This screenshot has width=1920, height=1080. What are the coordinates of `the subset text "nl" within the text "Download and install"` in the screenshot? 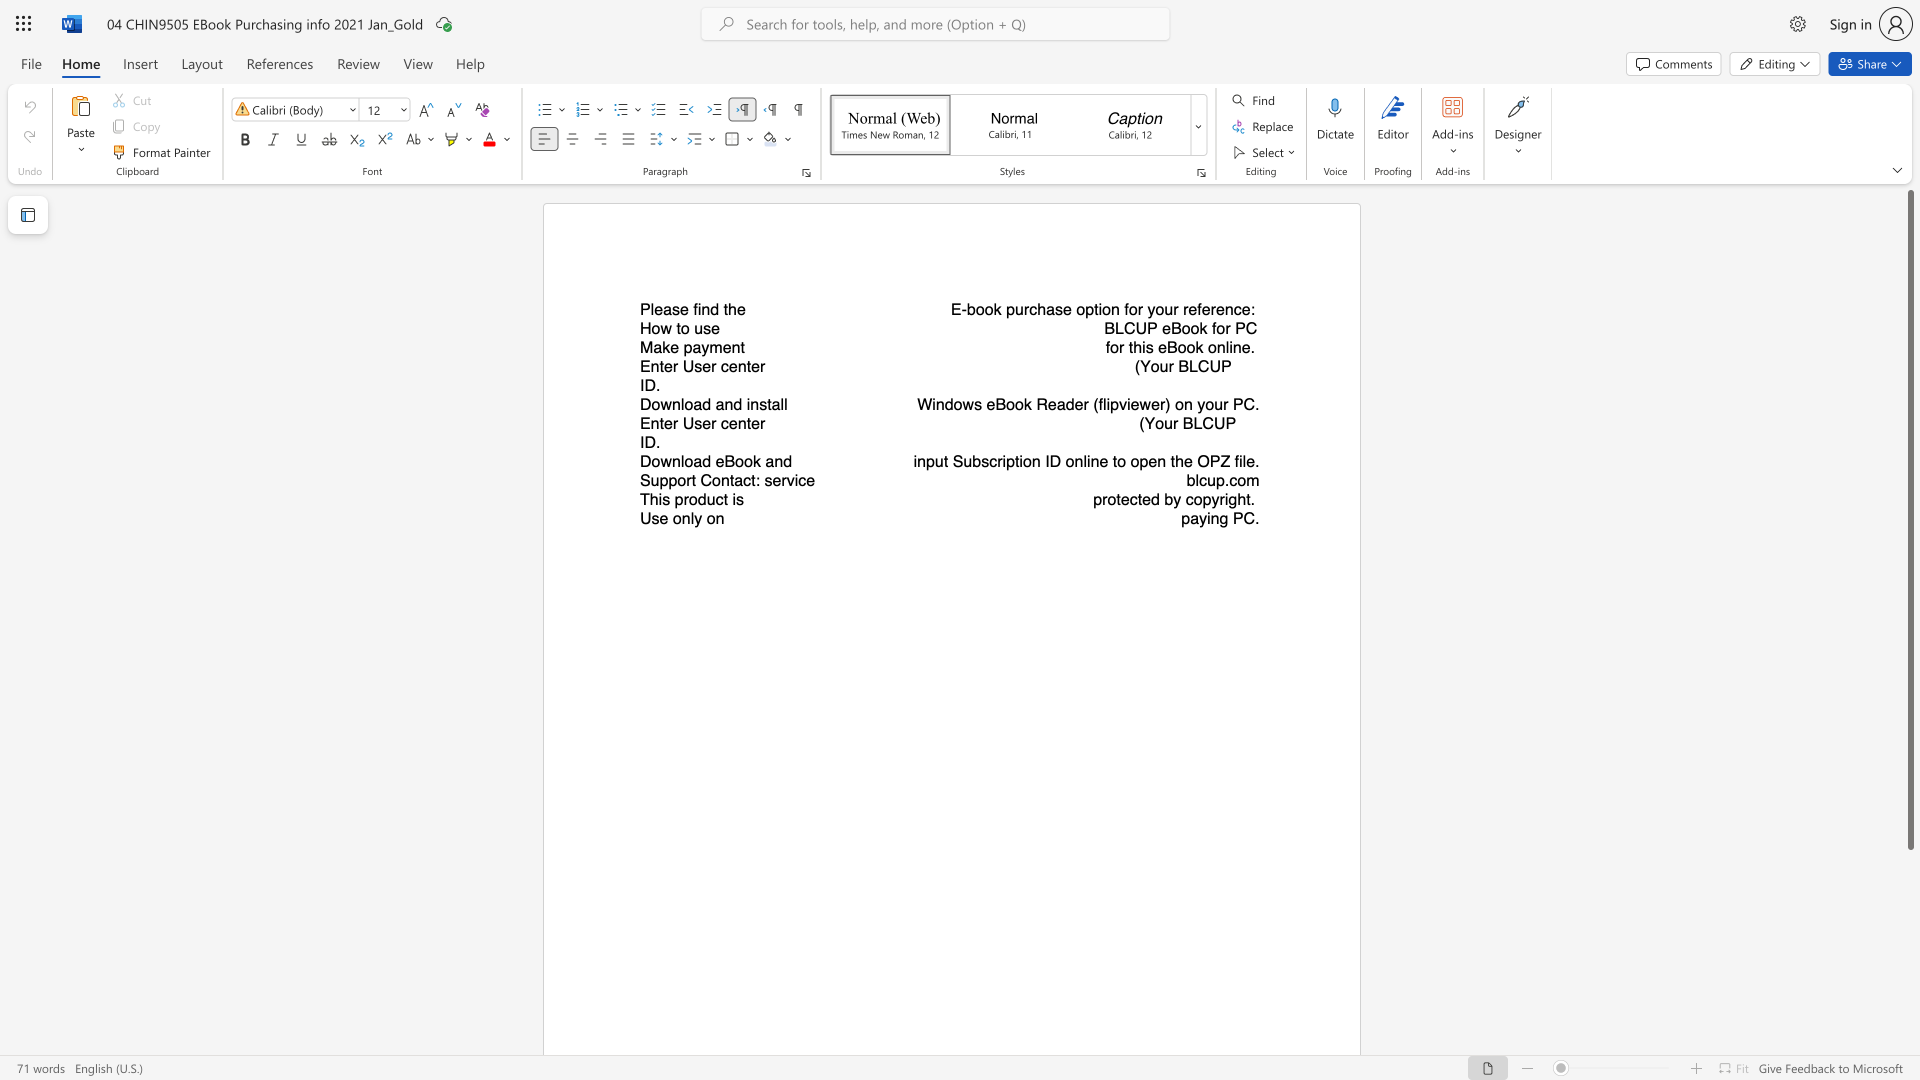 It's located at (672, 404).